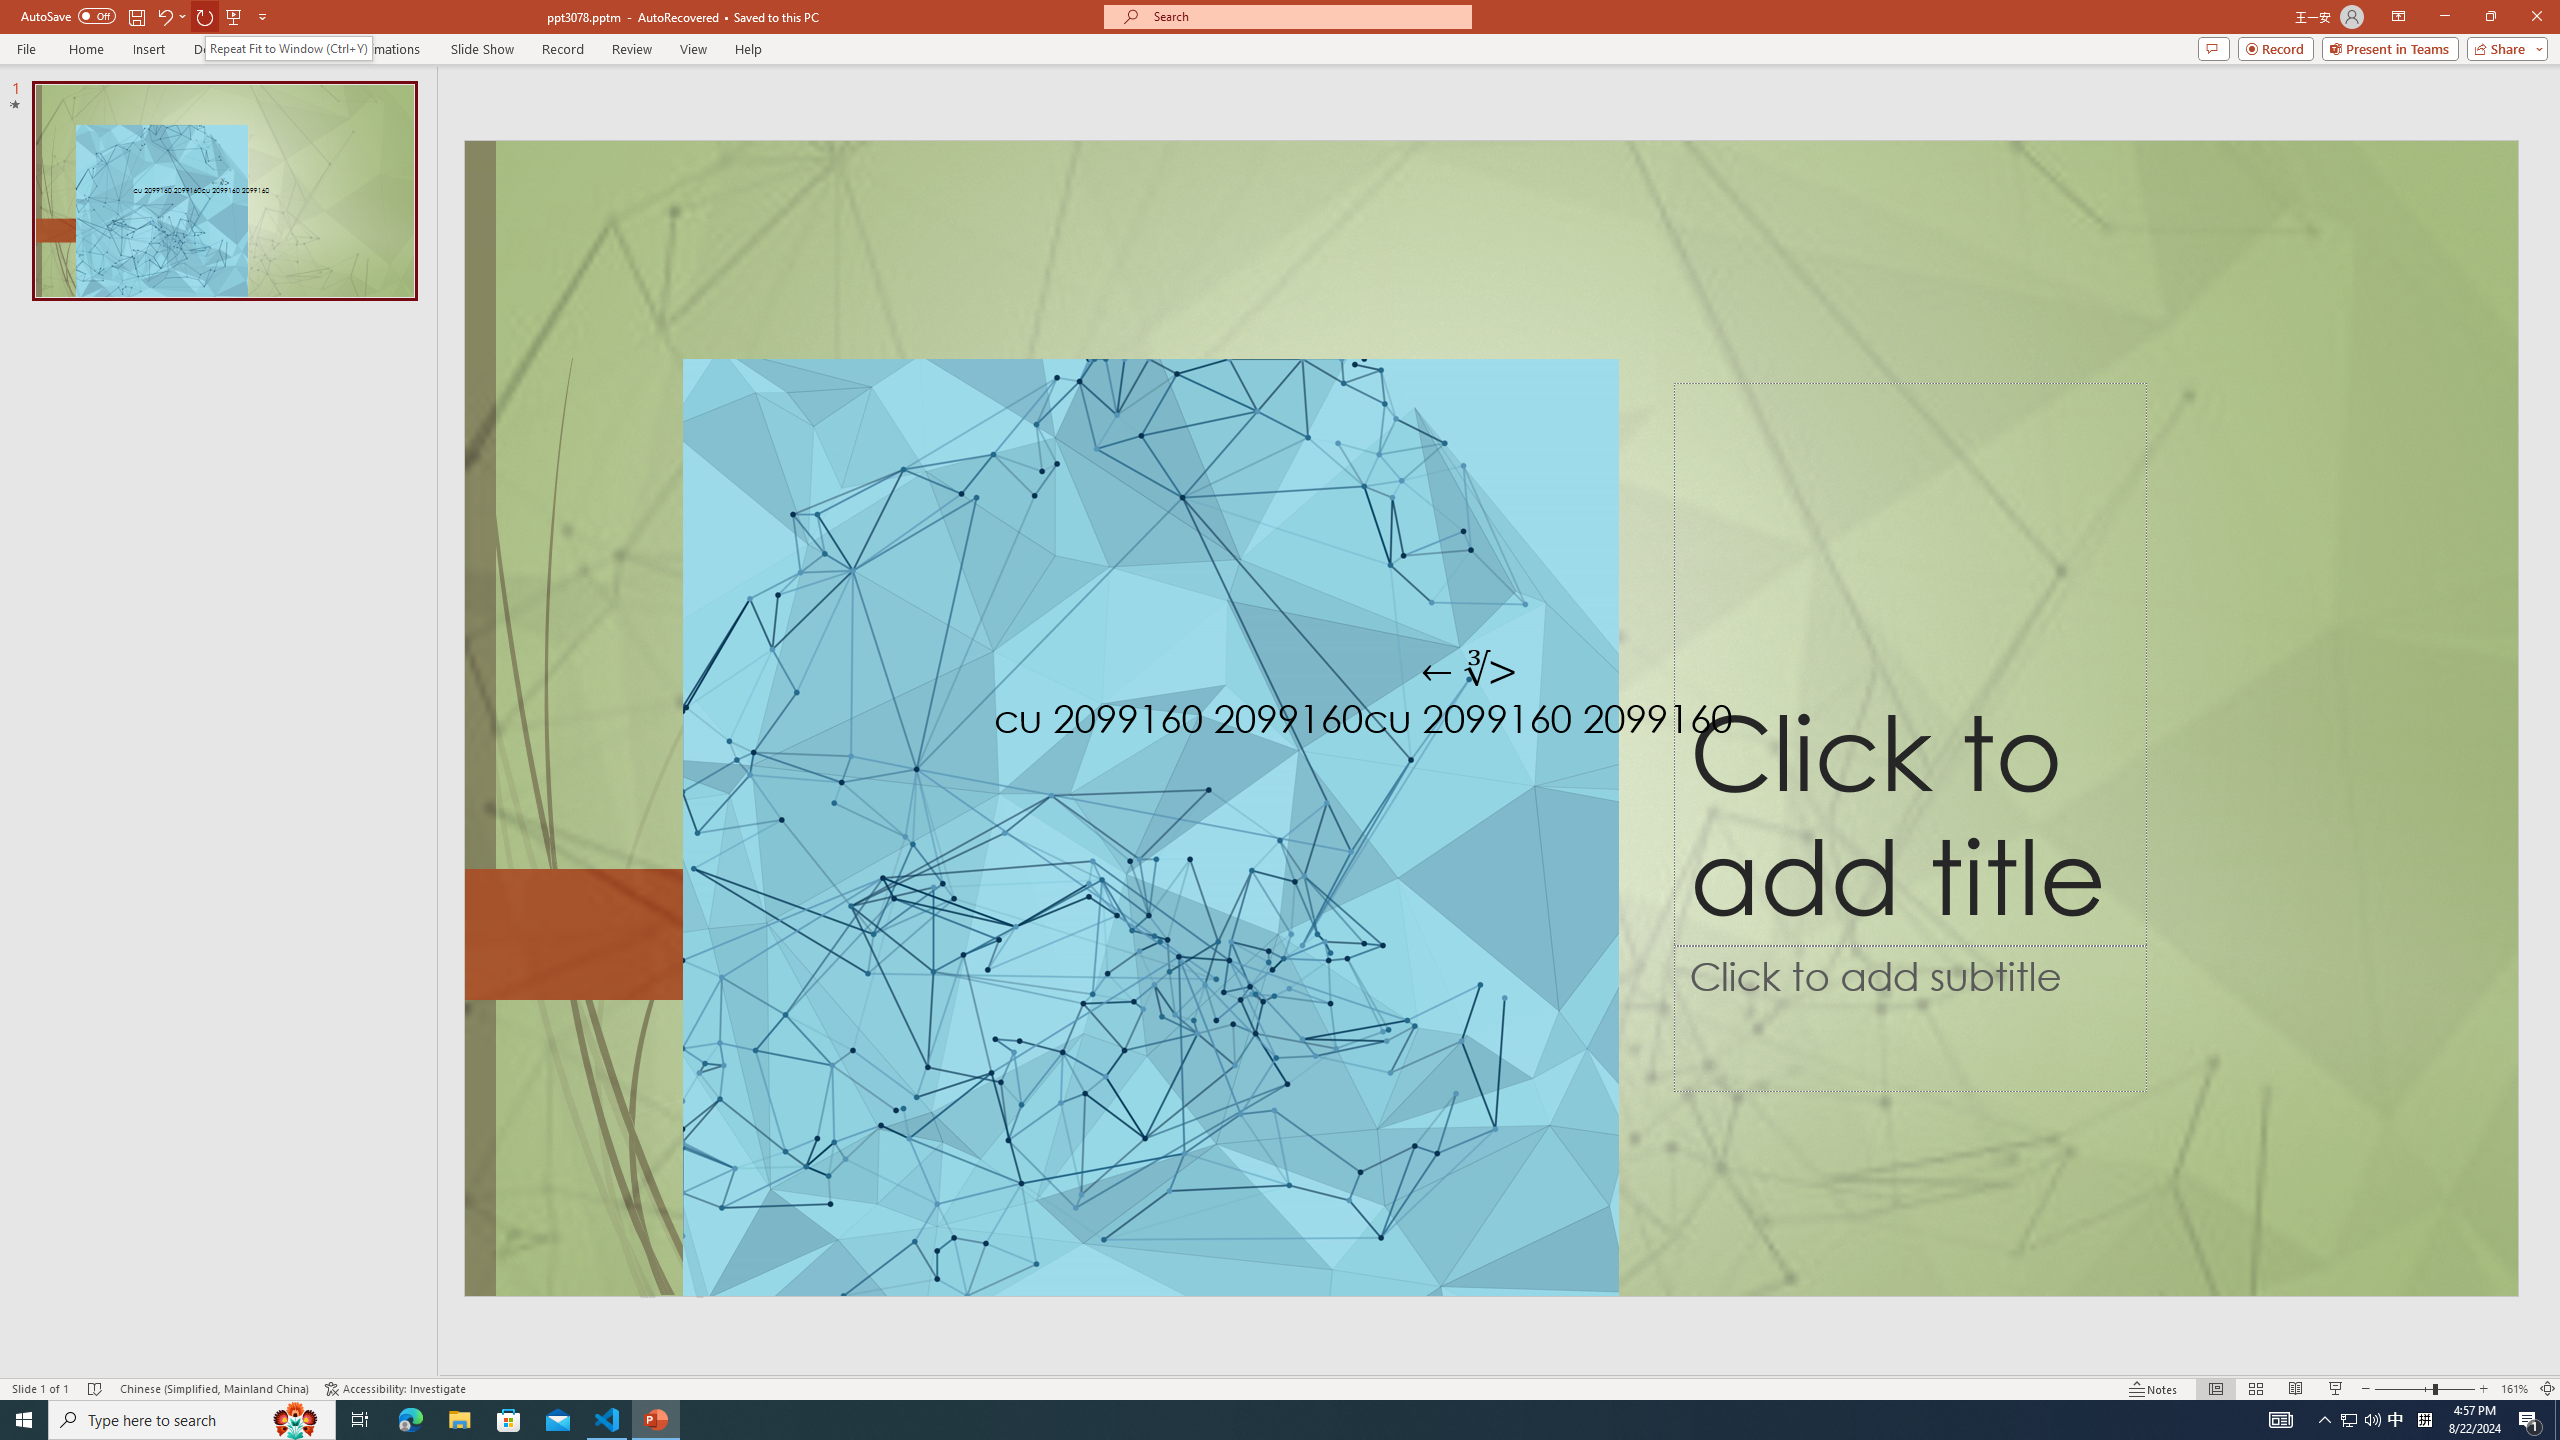 This screenshot has width=2560, height=1440. I want to click on 'Zoom 161%', so click(2515, 1389).